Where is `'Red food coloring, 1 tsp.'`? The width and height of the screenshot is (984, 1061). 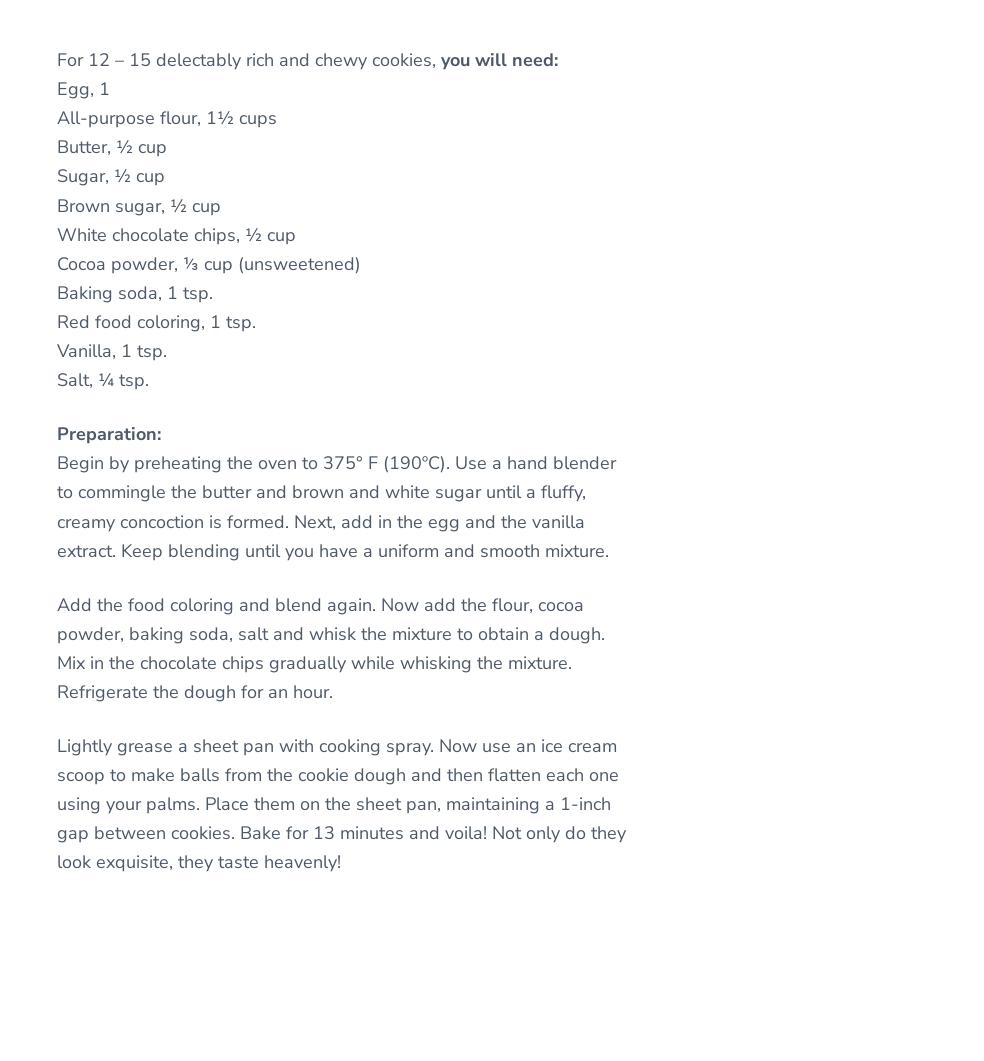
'Red food coloring, 1 tsp.' is located at coordinates (156, 321).